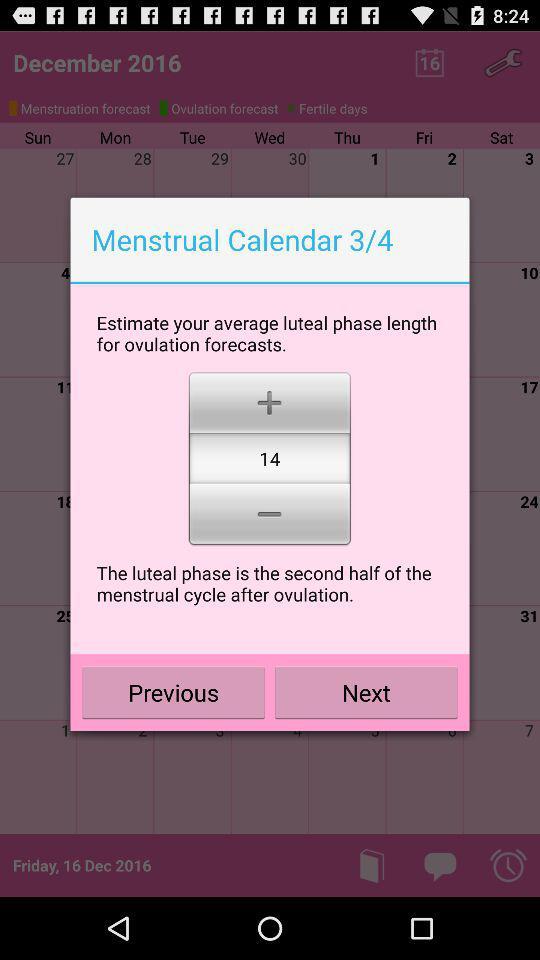 This screenshot has height=960, width=540. Describe the element at coordinates (269, 400) in the screenshot. I see `add option` at that location.